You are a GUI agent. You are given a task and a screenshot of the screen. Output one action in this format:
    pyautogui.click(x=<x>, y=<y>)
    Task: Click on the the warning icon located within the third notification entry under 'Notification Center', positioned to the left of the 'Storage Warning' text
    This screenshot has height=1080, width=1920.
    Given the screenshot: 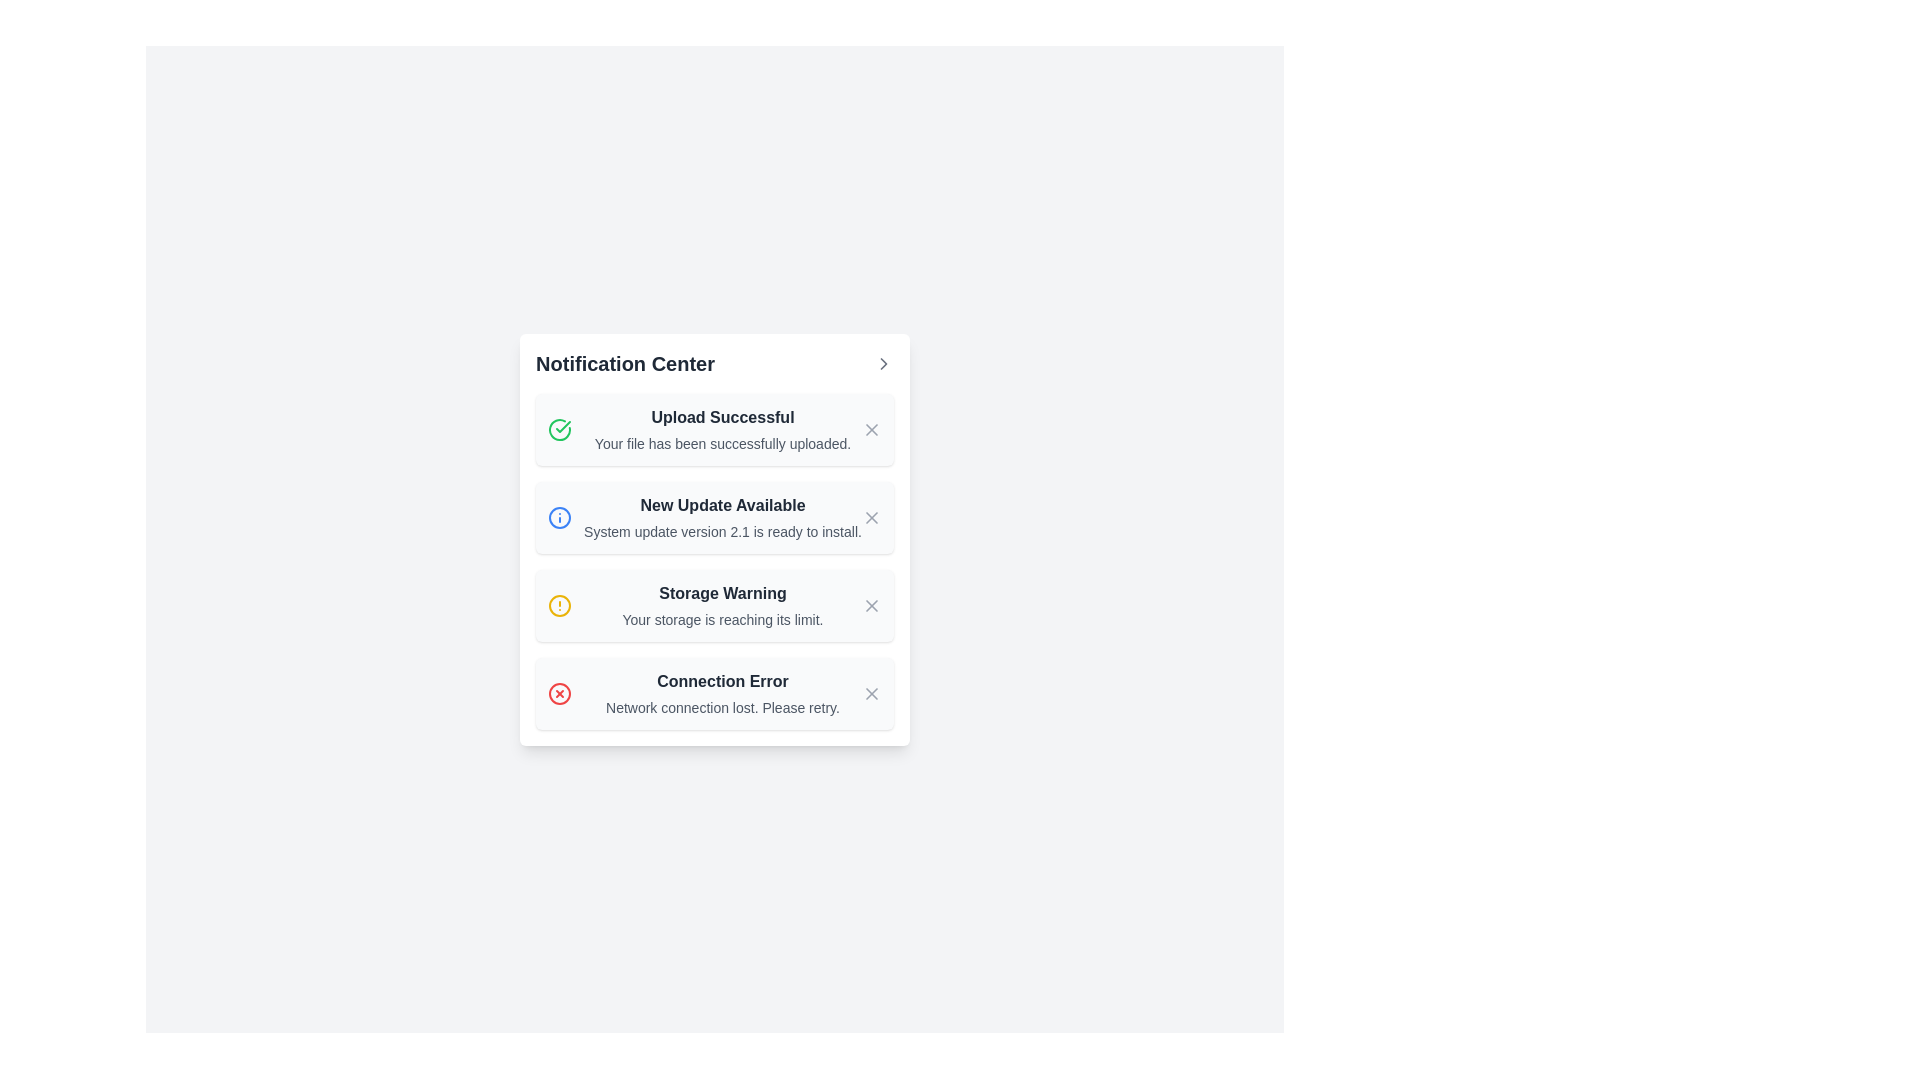 What is the action you would take?
    pyautogui.click(x=560, y=604)
    